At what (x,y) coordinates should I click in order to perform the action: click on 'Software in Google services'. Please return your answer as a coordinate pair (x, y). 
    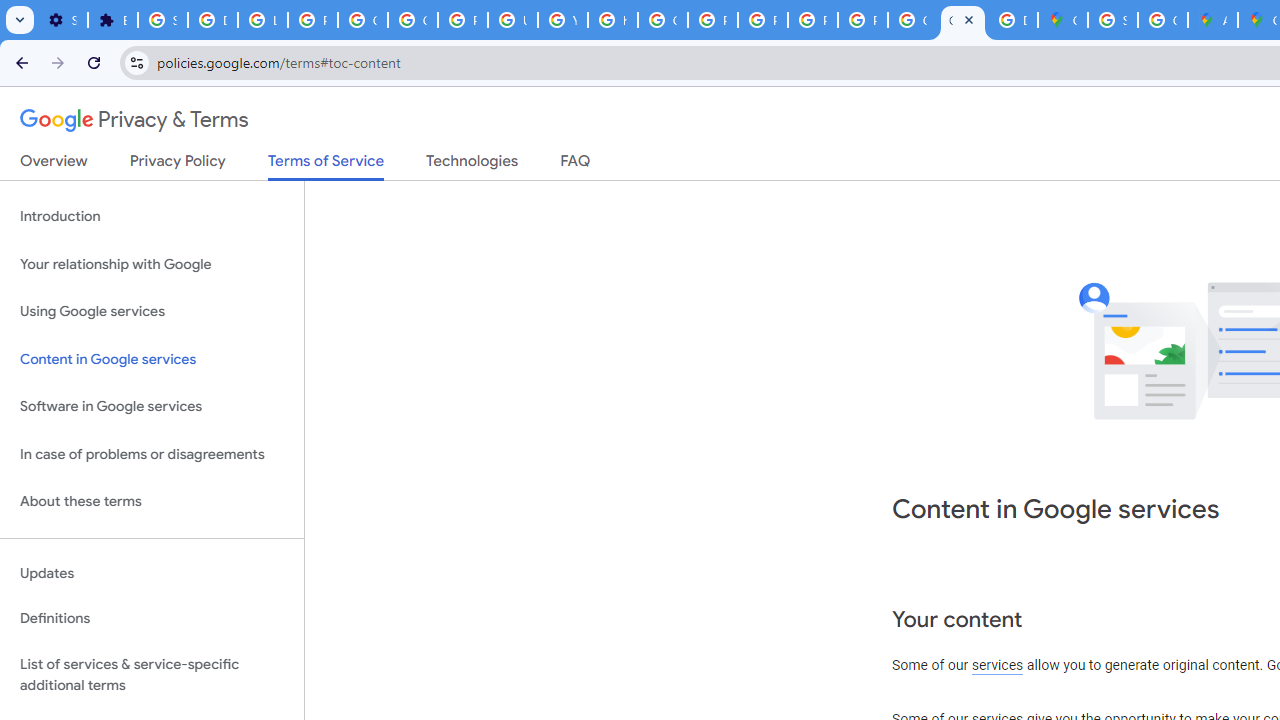
    Looking at the image, I should click on (151, 406).